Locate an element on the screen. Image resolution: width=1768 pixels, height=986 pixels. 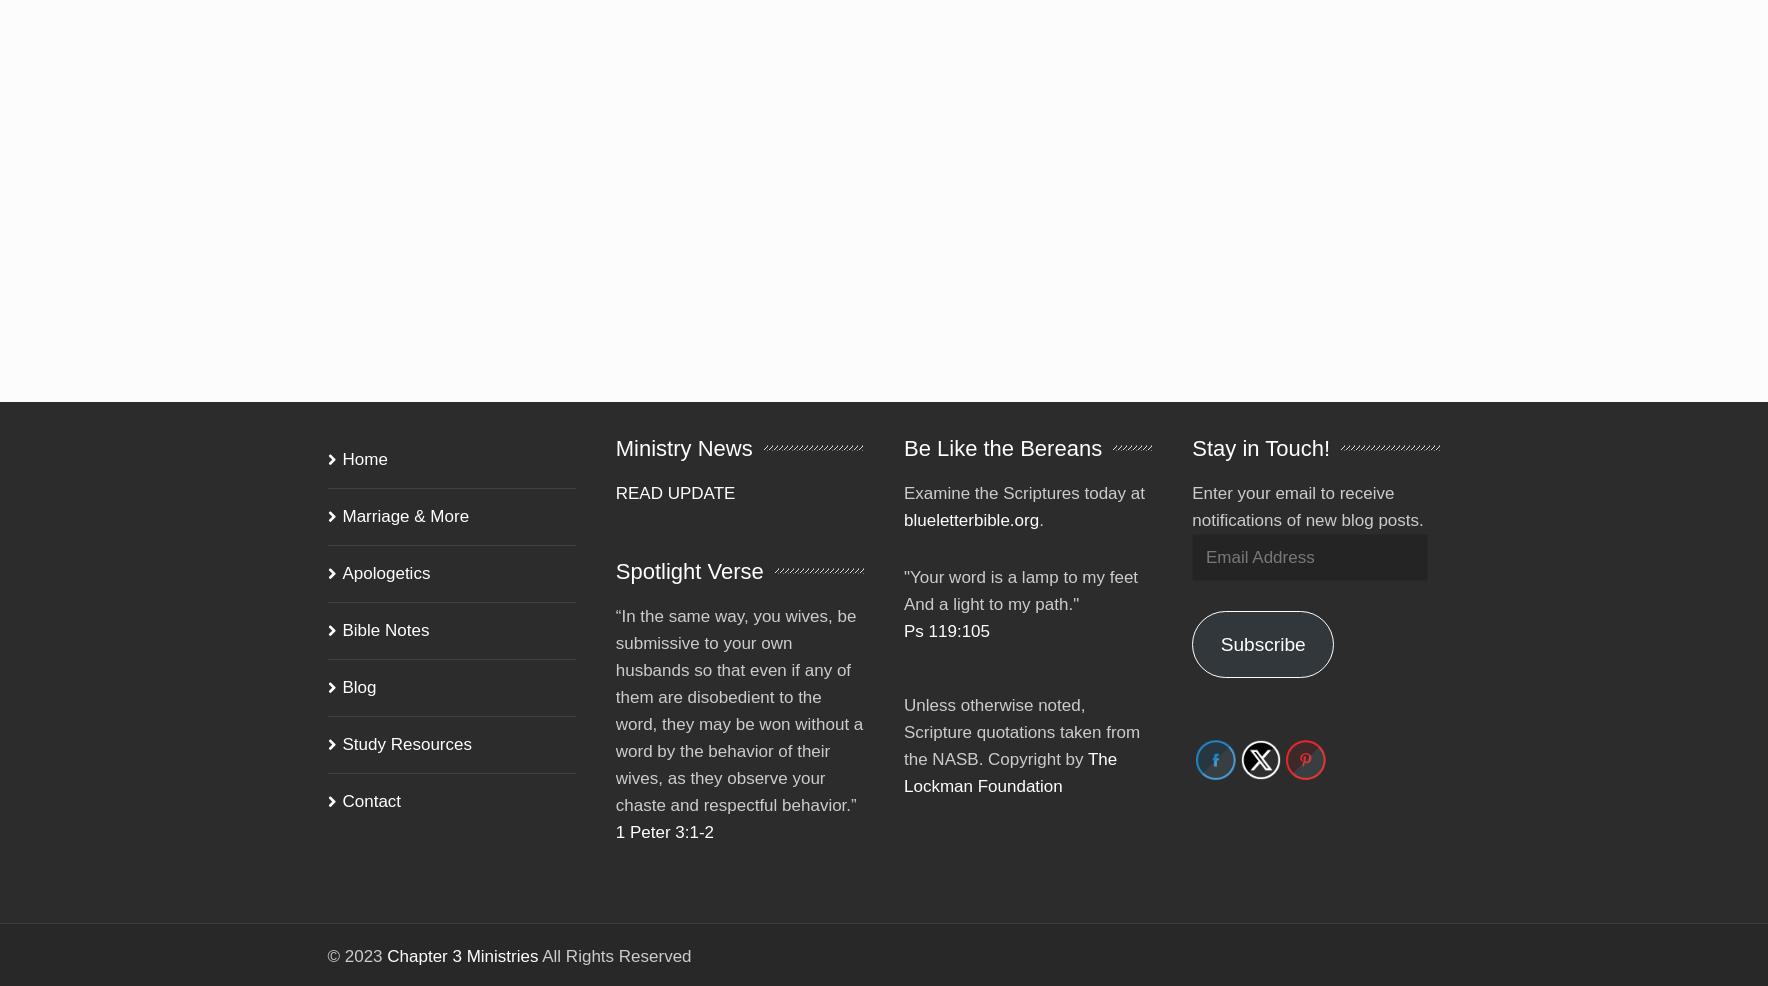
'Examine the Scriptures today at' is located at coordinates (1023, 465).